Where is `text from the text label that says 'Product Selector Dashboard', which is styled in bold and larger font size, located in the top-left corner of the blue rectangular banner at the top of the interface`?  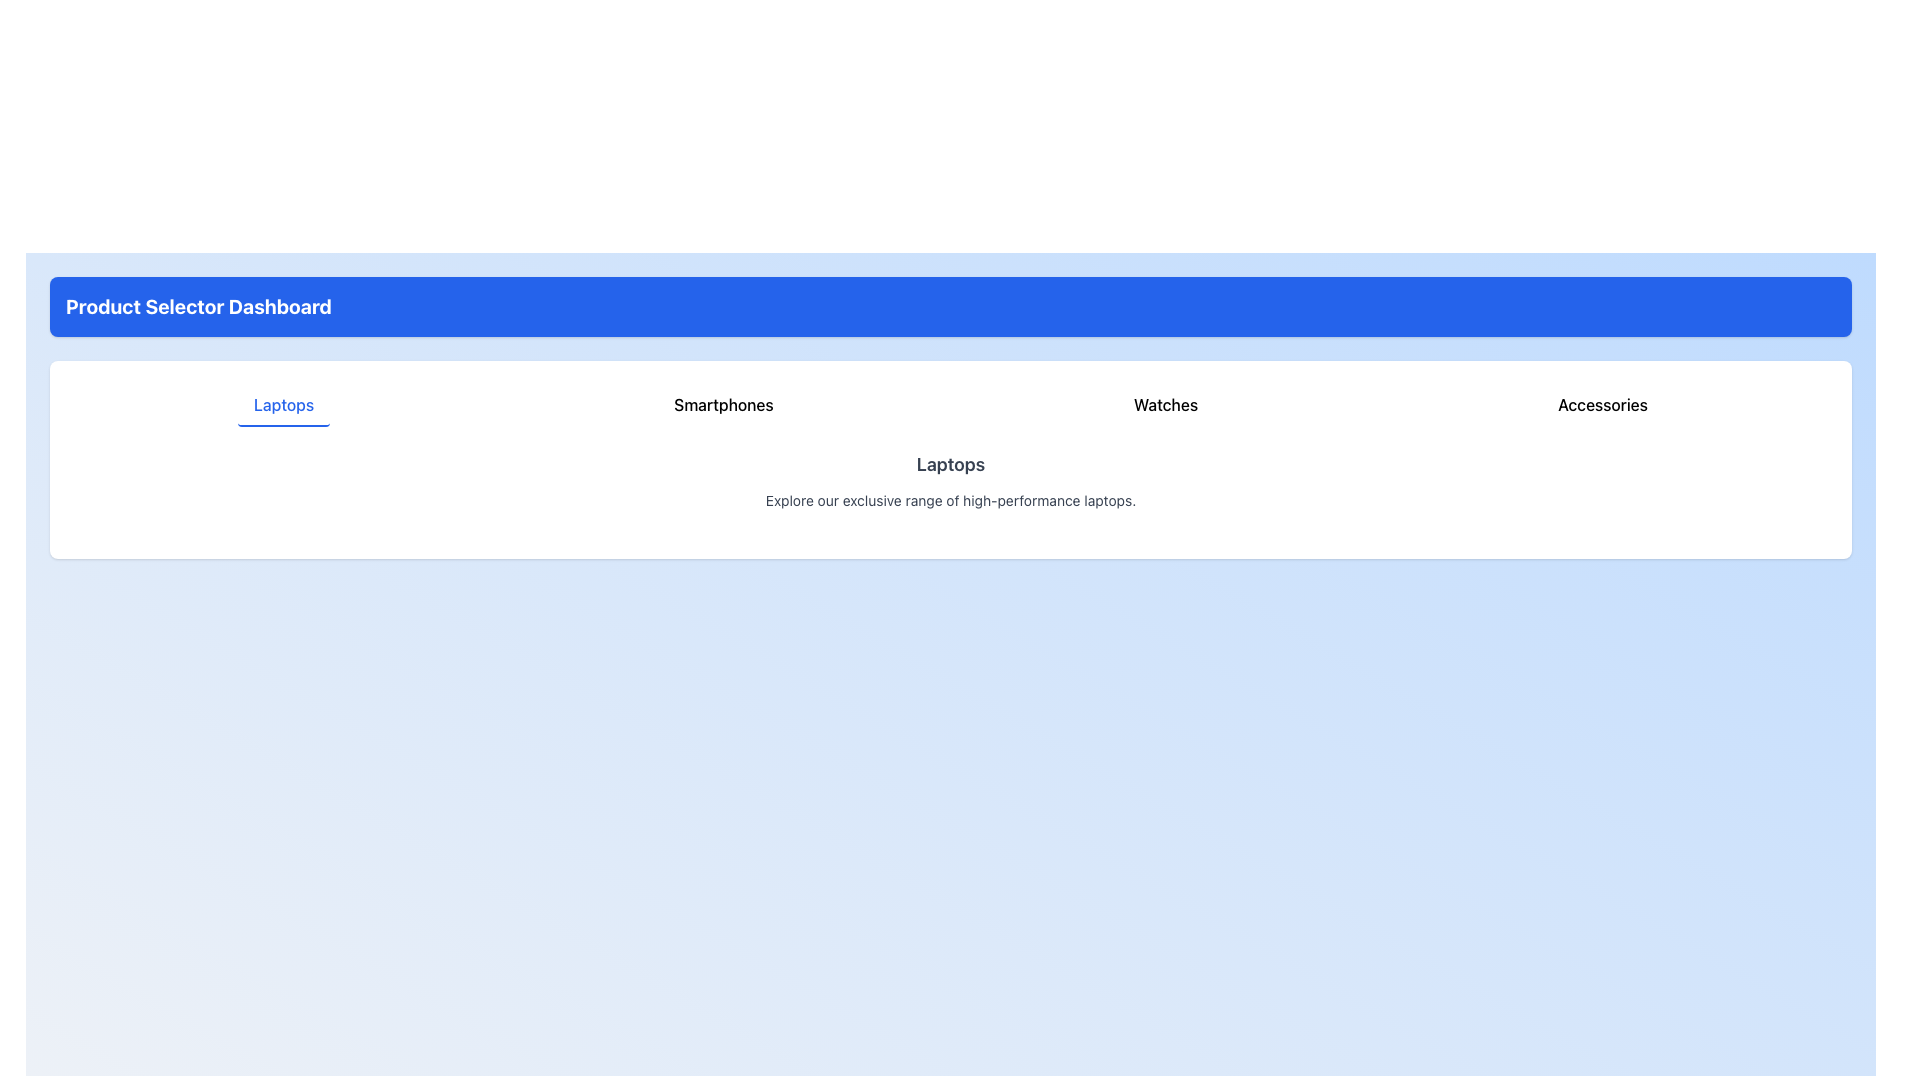 text from the text label that says 'Product Selector Dashboard', which is styled in bold and larger font size, located in the top-left corner of the blue rectangular banner at the top of the interface is located at coordinates (198, 307).